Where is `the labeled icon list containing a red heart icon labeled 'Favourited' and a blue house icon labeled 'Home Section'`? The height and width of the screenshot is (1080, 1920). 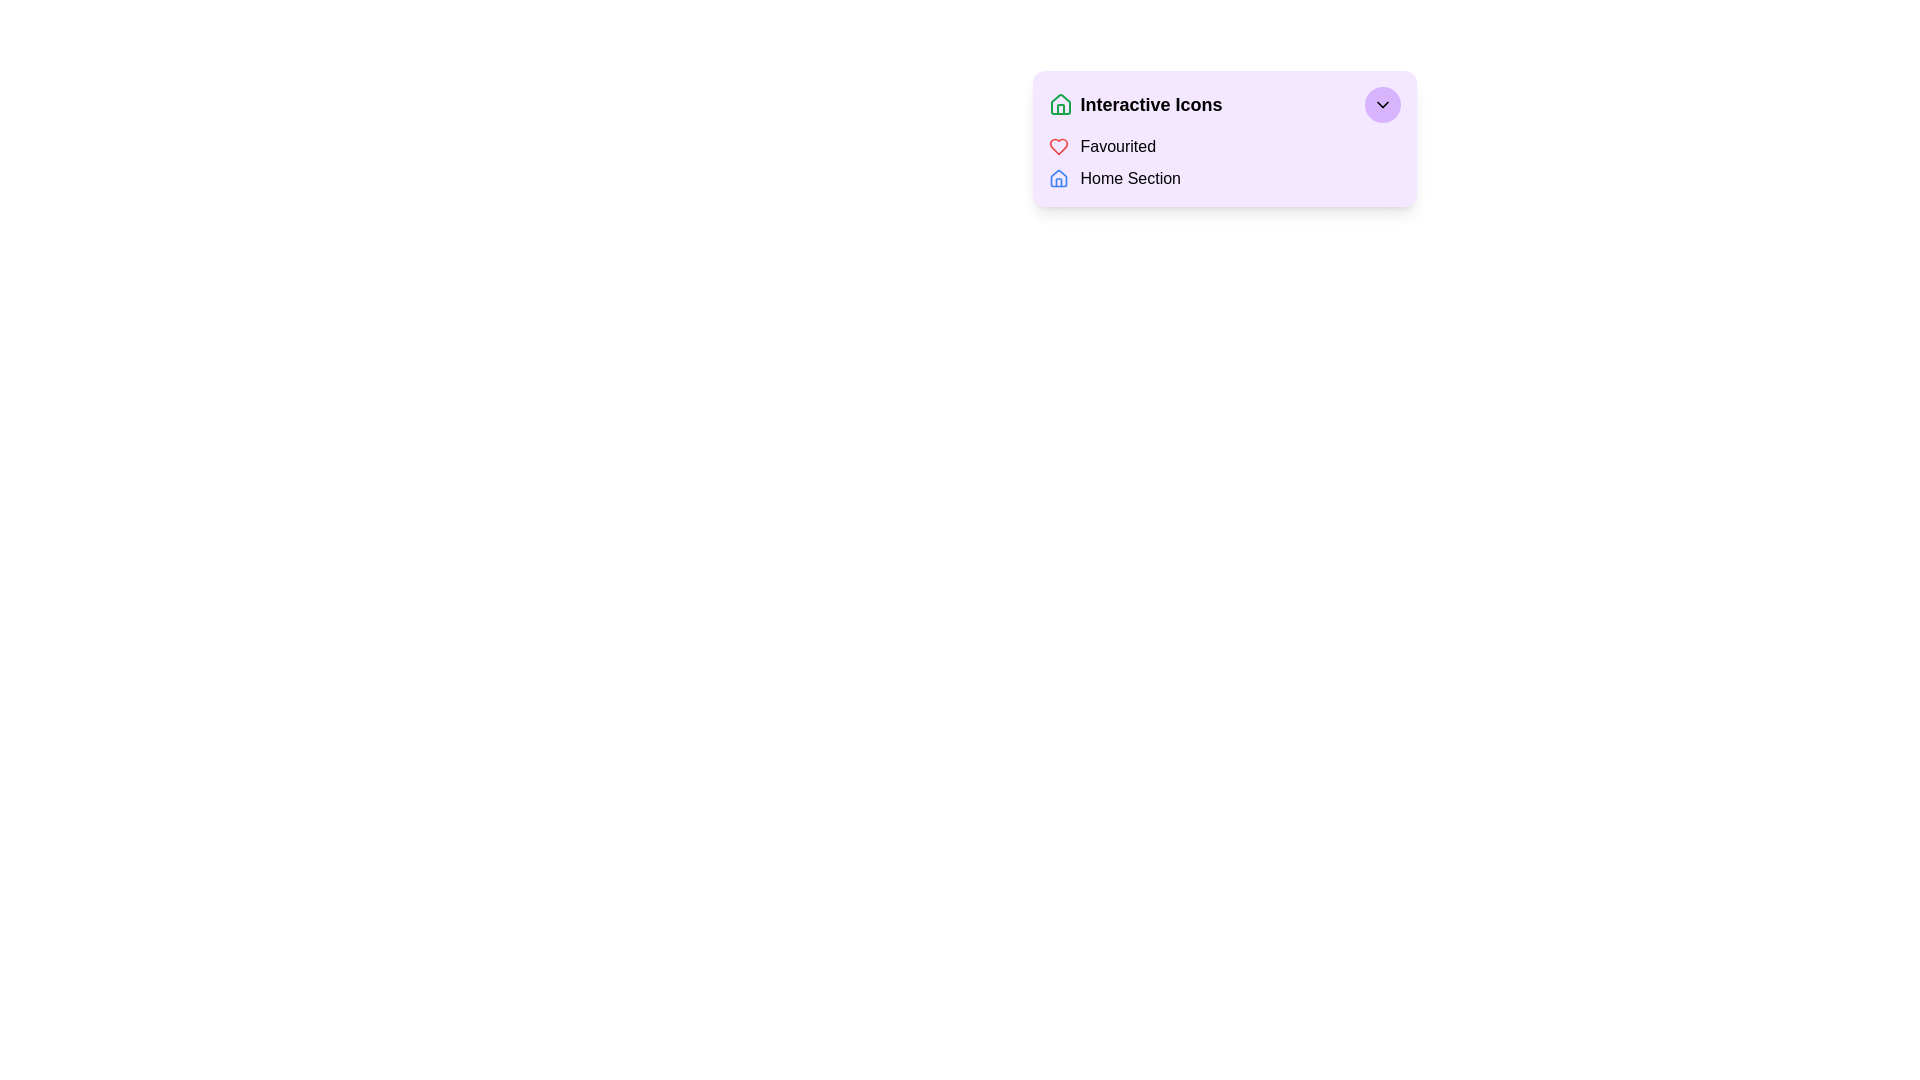
the labeled icon list containing a red heart icon labeled 'Favourited' and a blue house icon labeled 'Home Section' is located at coordinates (1223, 161).